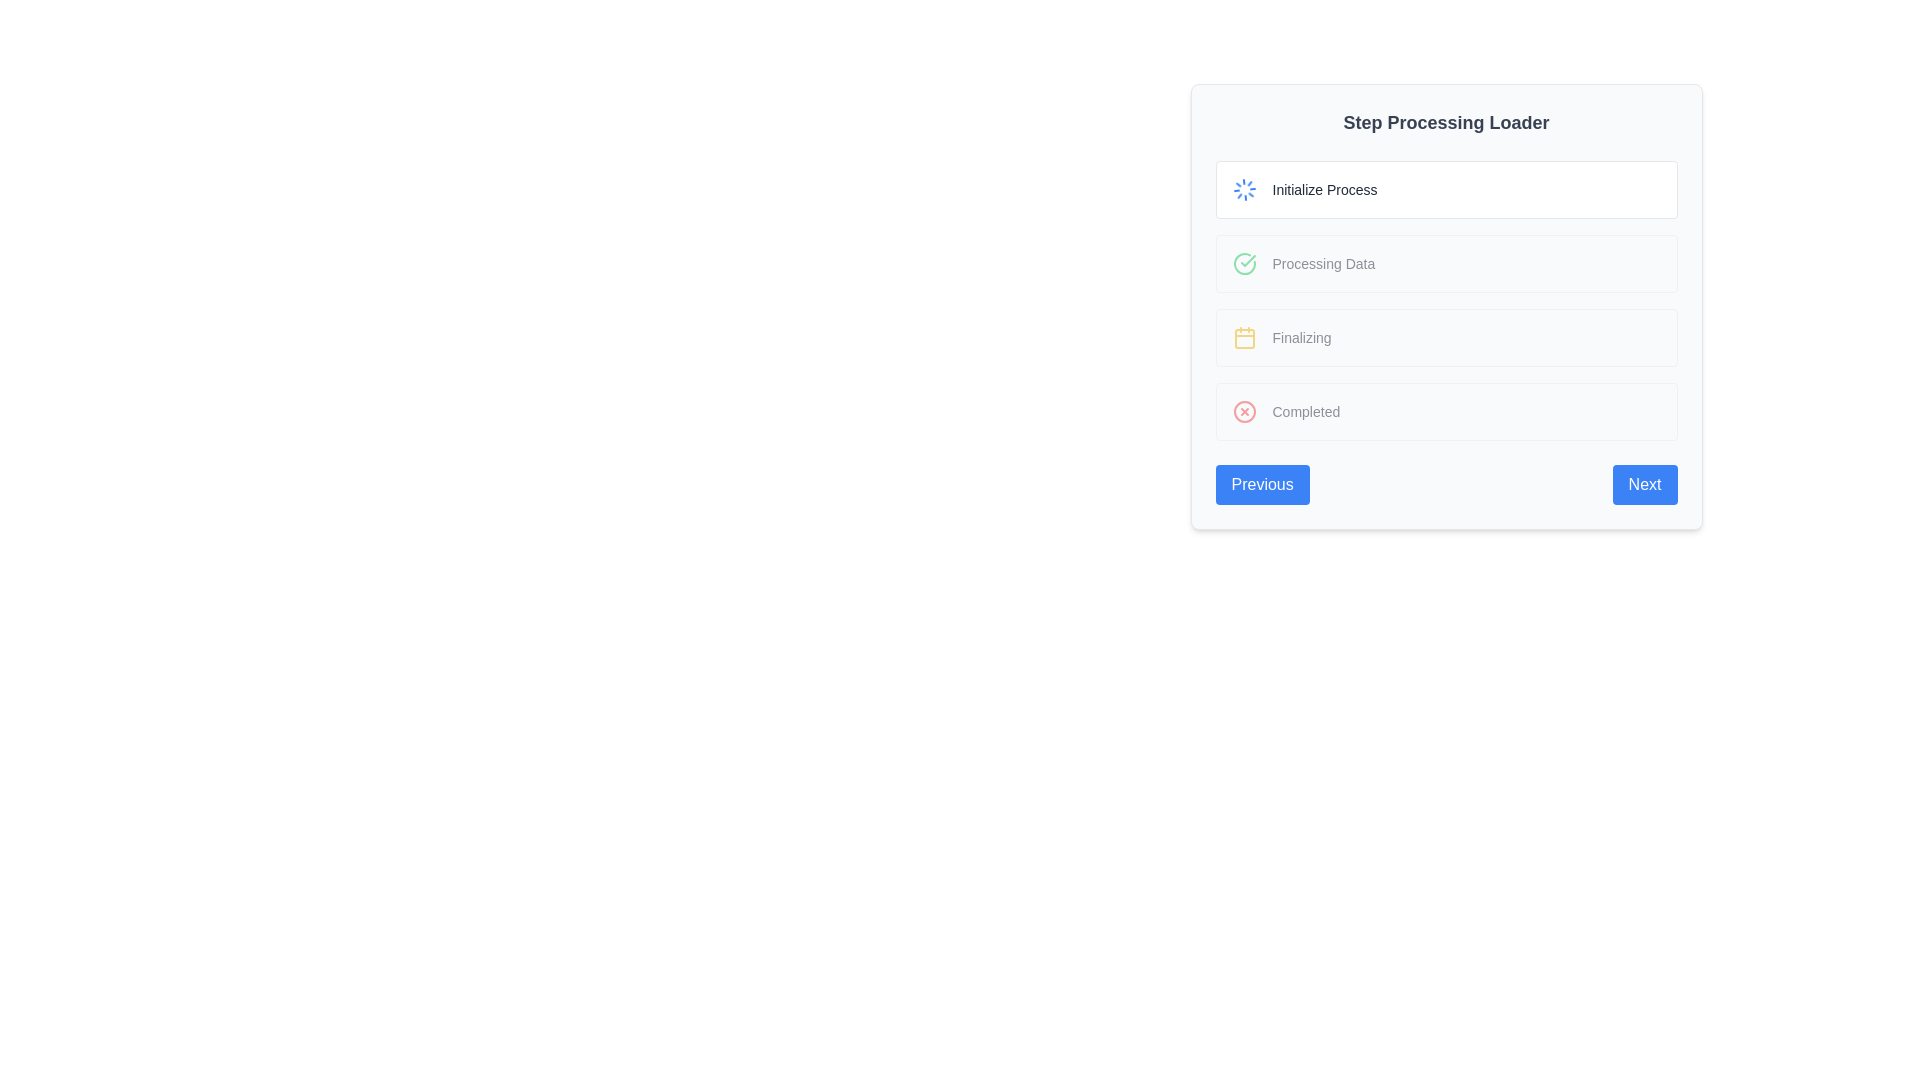 Image resolution: width=1920 pixels, height=1080 pixels. I want to click on the blue 'Previous' button with white text located near the bottom-left of the 'Step Processing Loader' dialog box, so click(1261, 485).